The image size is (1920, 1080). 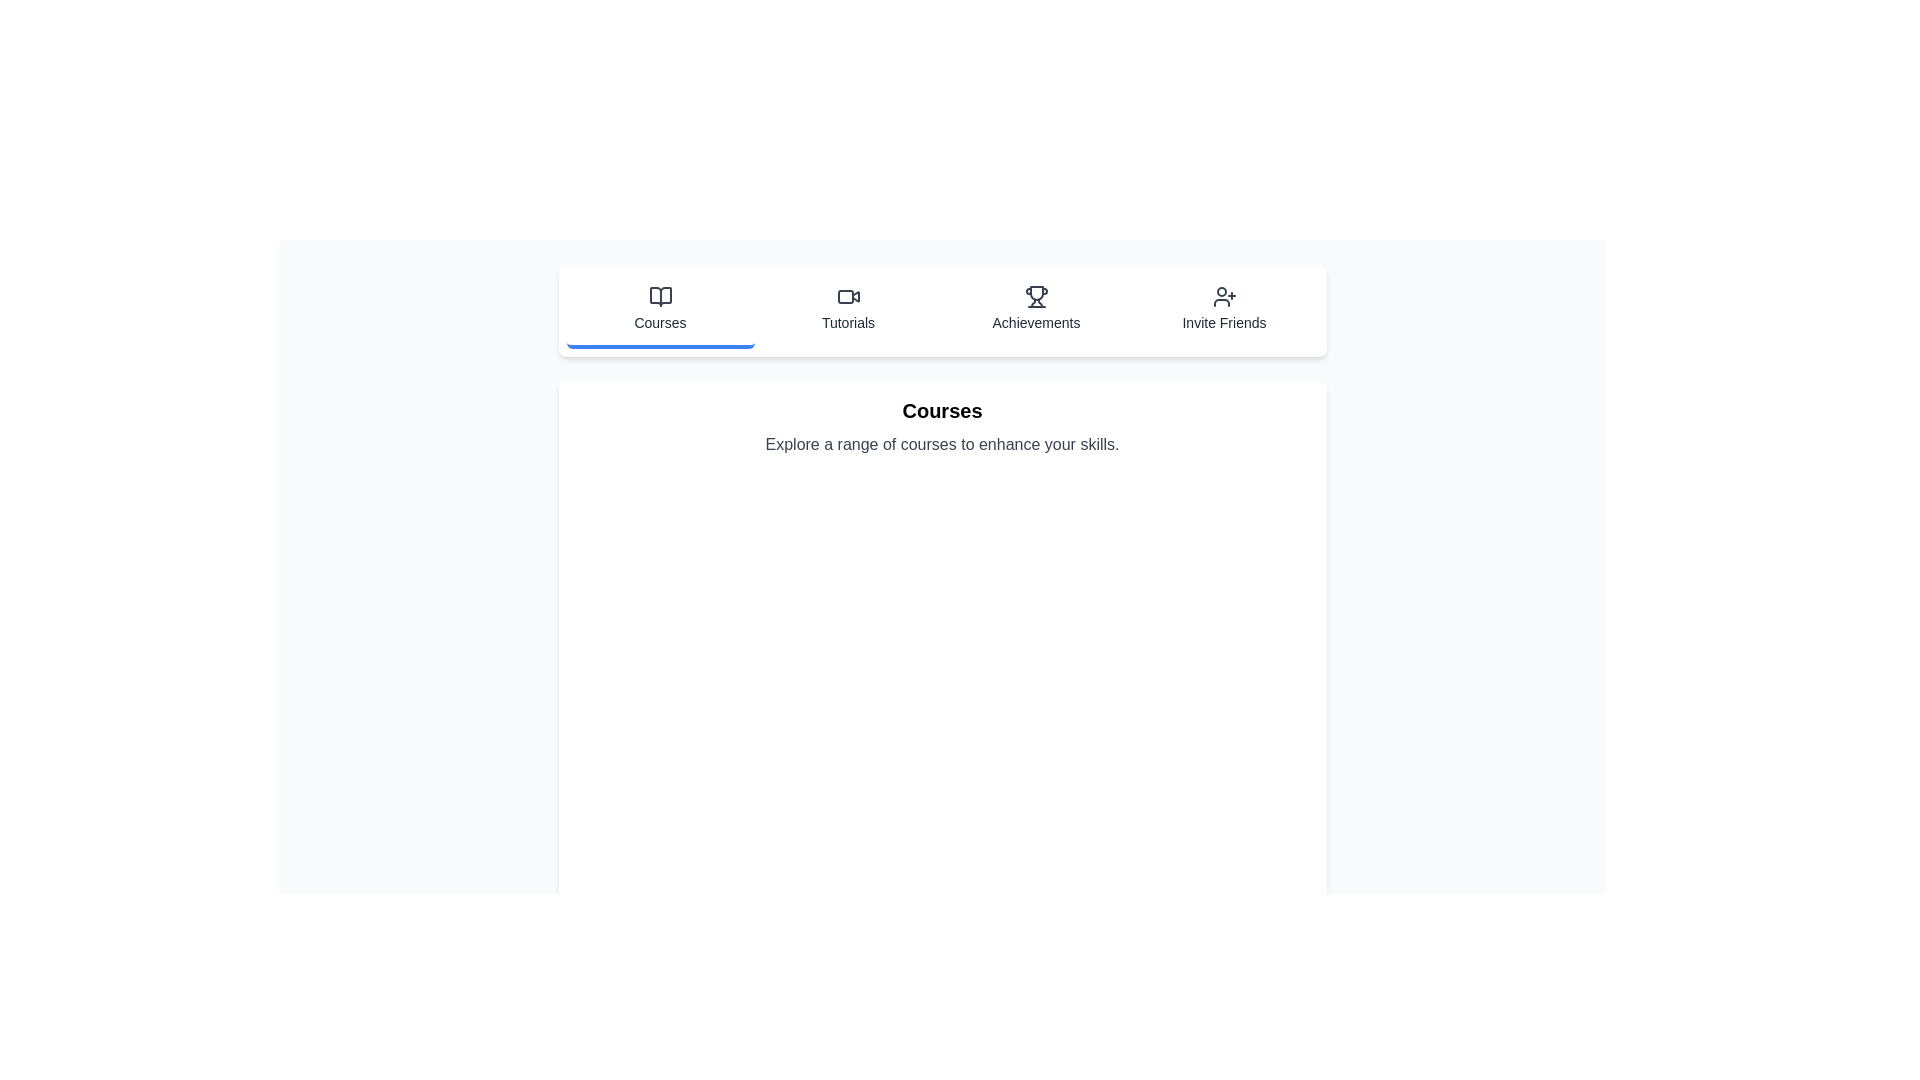 I want to click on the video camera icon in the navigation menu, so click(x=848, y=297).